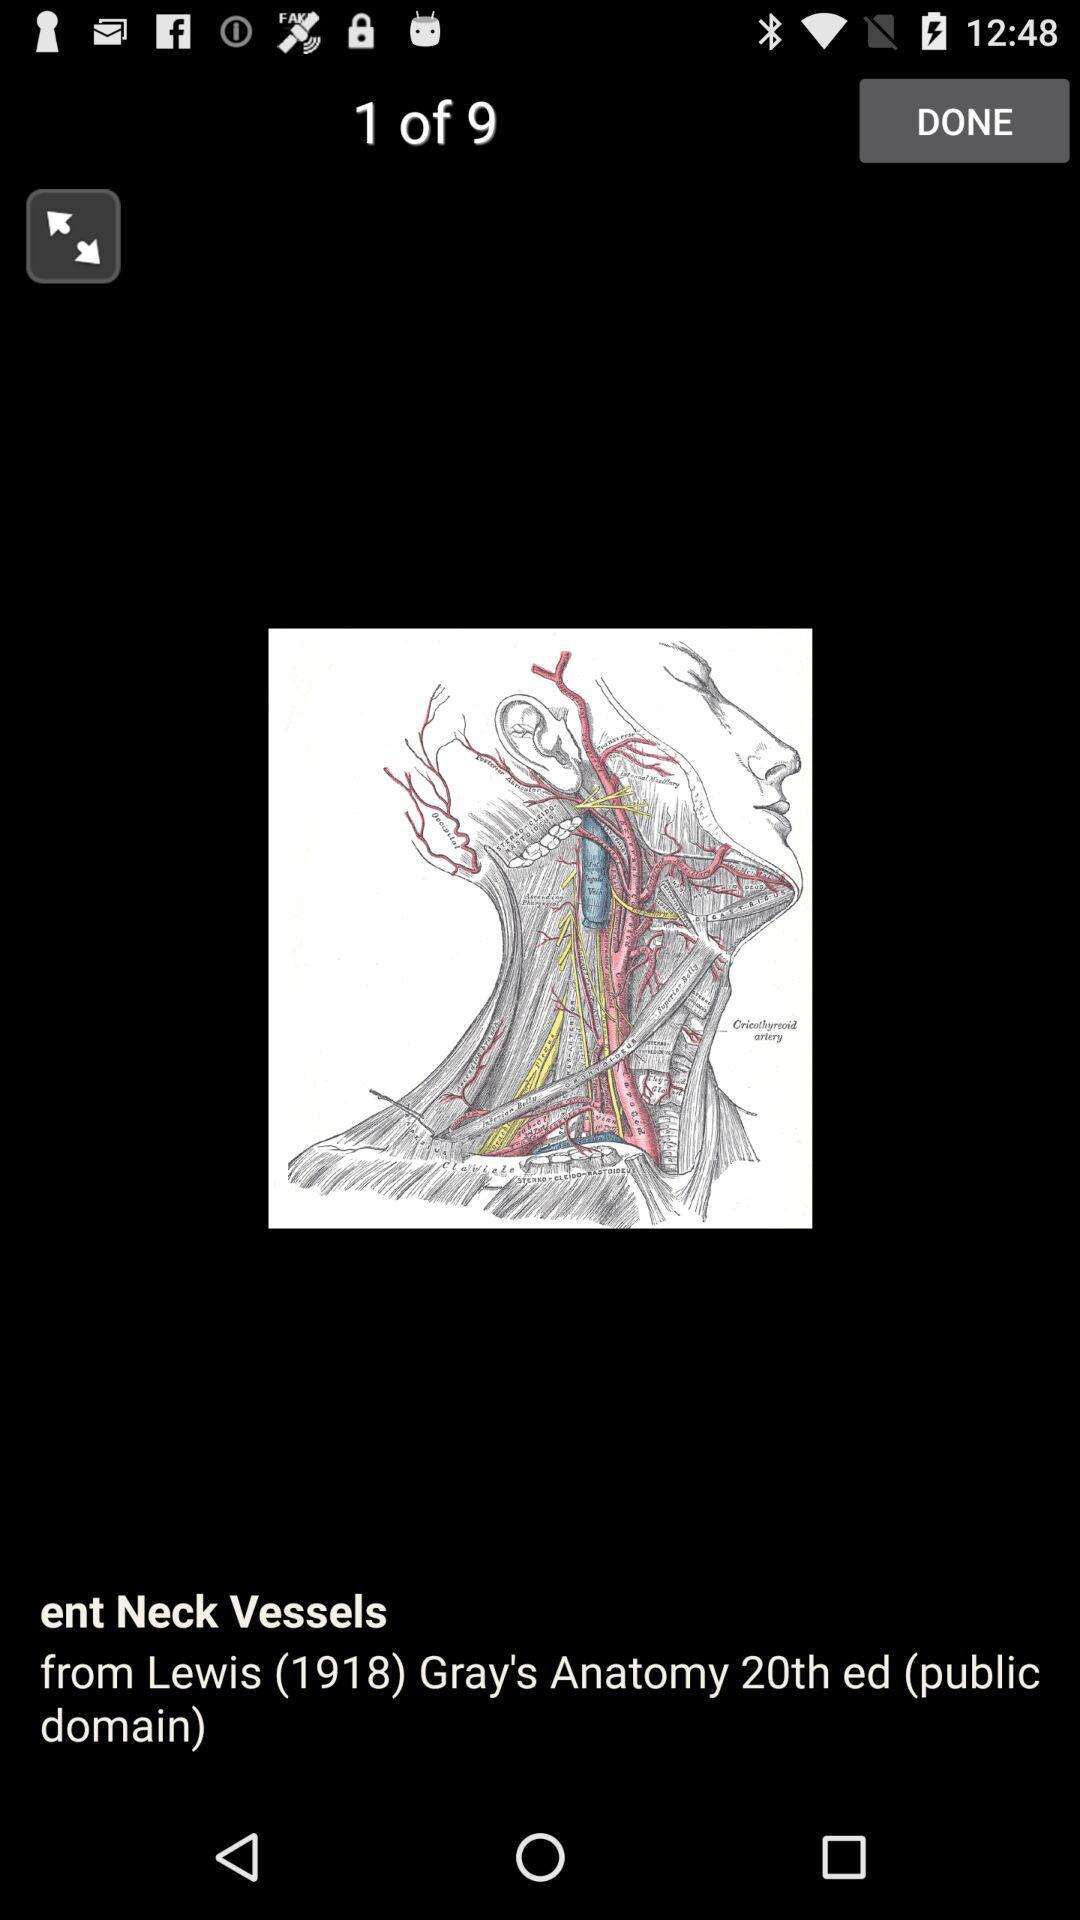 The height and width of the screenshot is (1920, 1080). What do you see at coordinates (963, 119) in the screenshot?
I see `the icon next to 1 of 9 icon` at bounding box center [963, 119].